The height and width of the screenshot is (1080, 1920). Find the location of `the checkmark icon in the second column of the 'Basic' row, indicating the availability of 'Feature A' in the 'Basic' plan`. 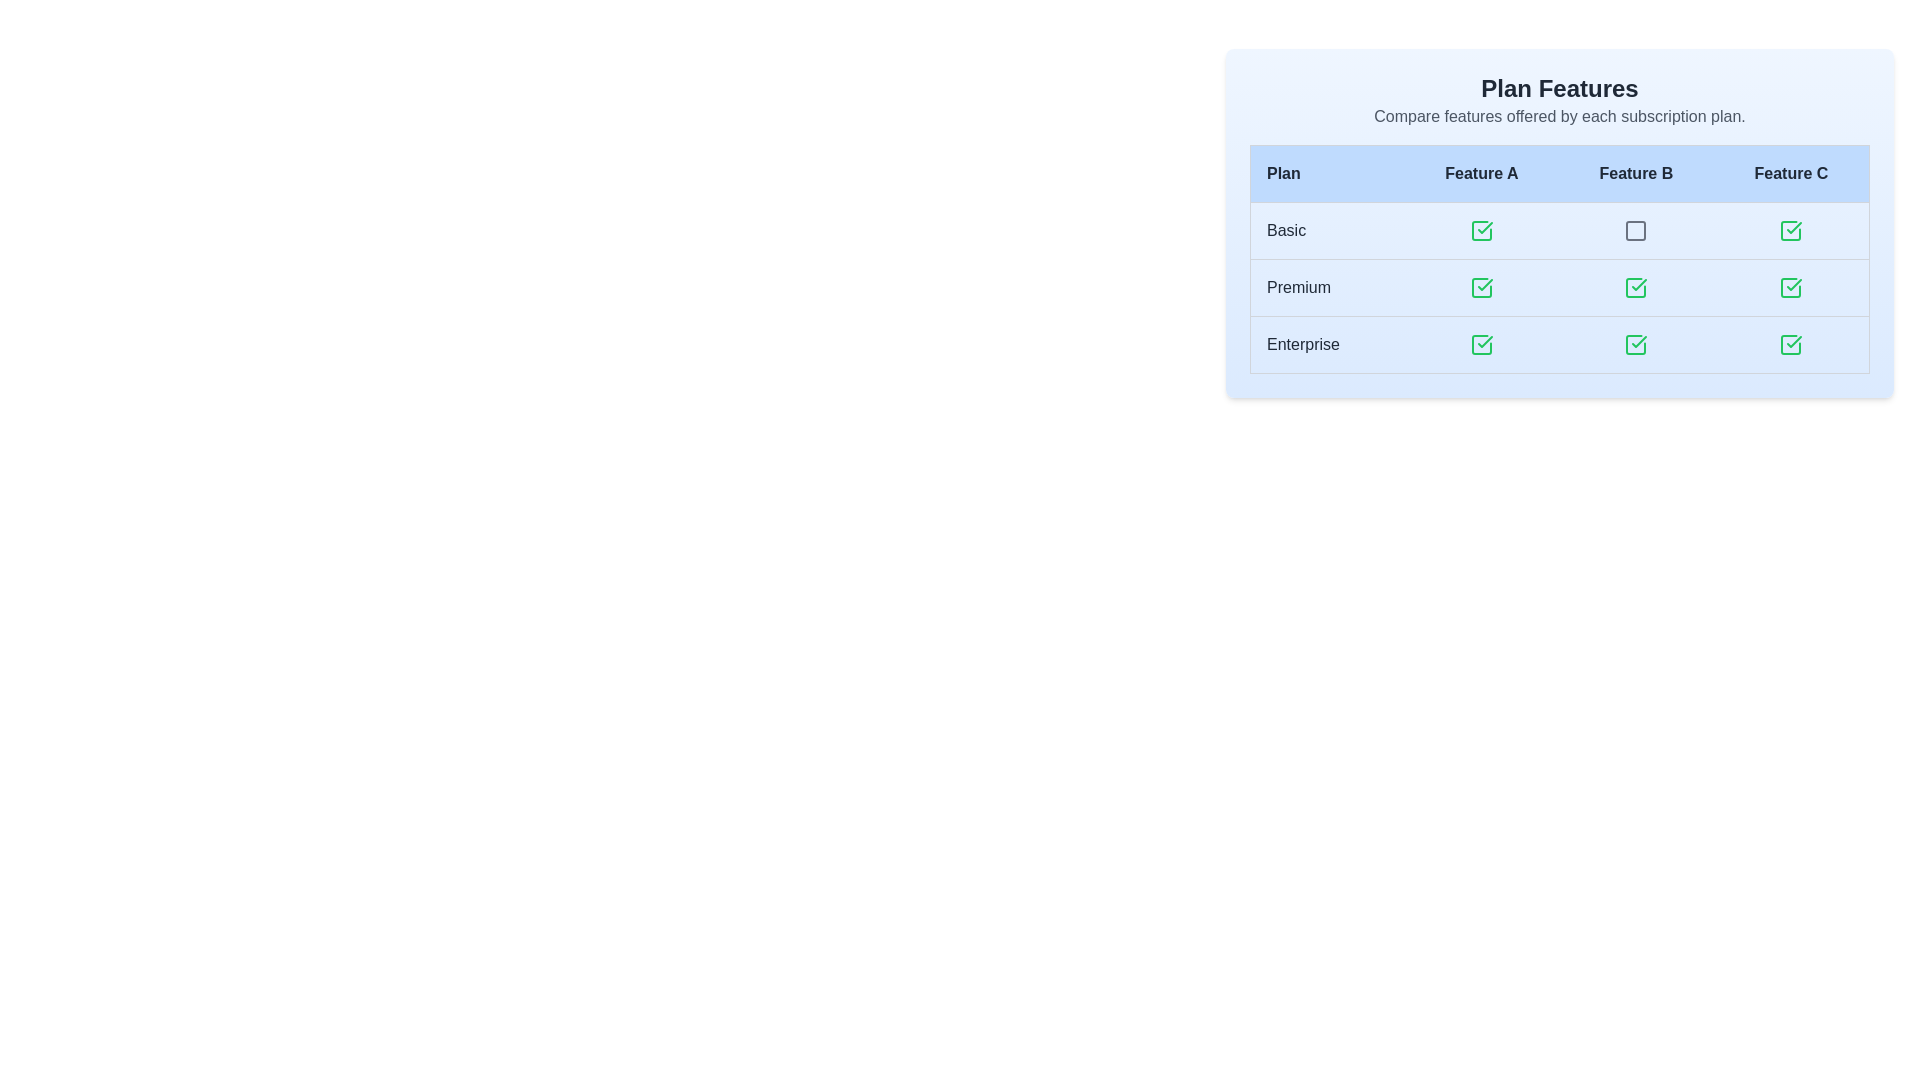

the checkmark icon in the second column of the 'Basic' row, indicating the availability of 'Feature A' in the 'Basic' plan is located at coordinates (1481, 230).